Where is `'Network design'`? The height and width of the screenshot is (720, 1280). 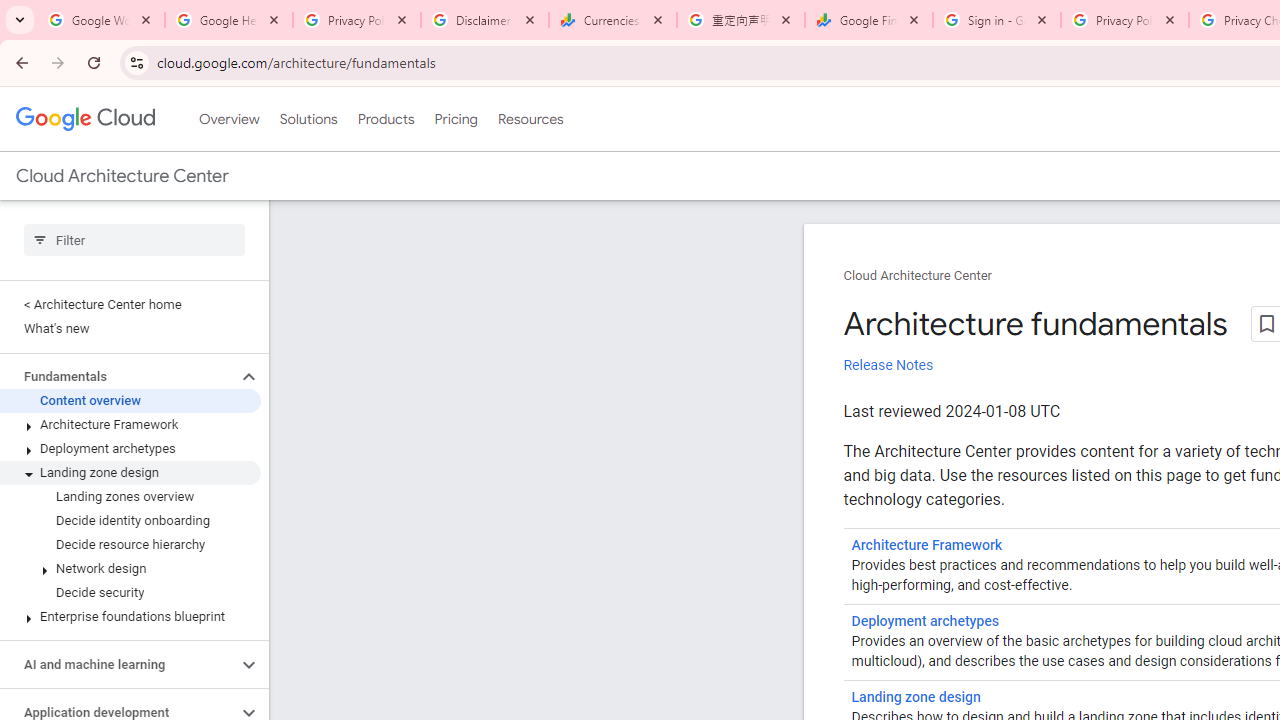 'Network design' is located at coordinates (129, 569).